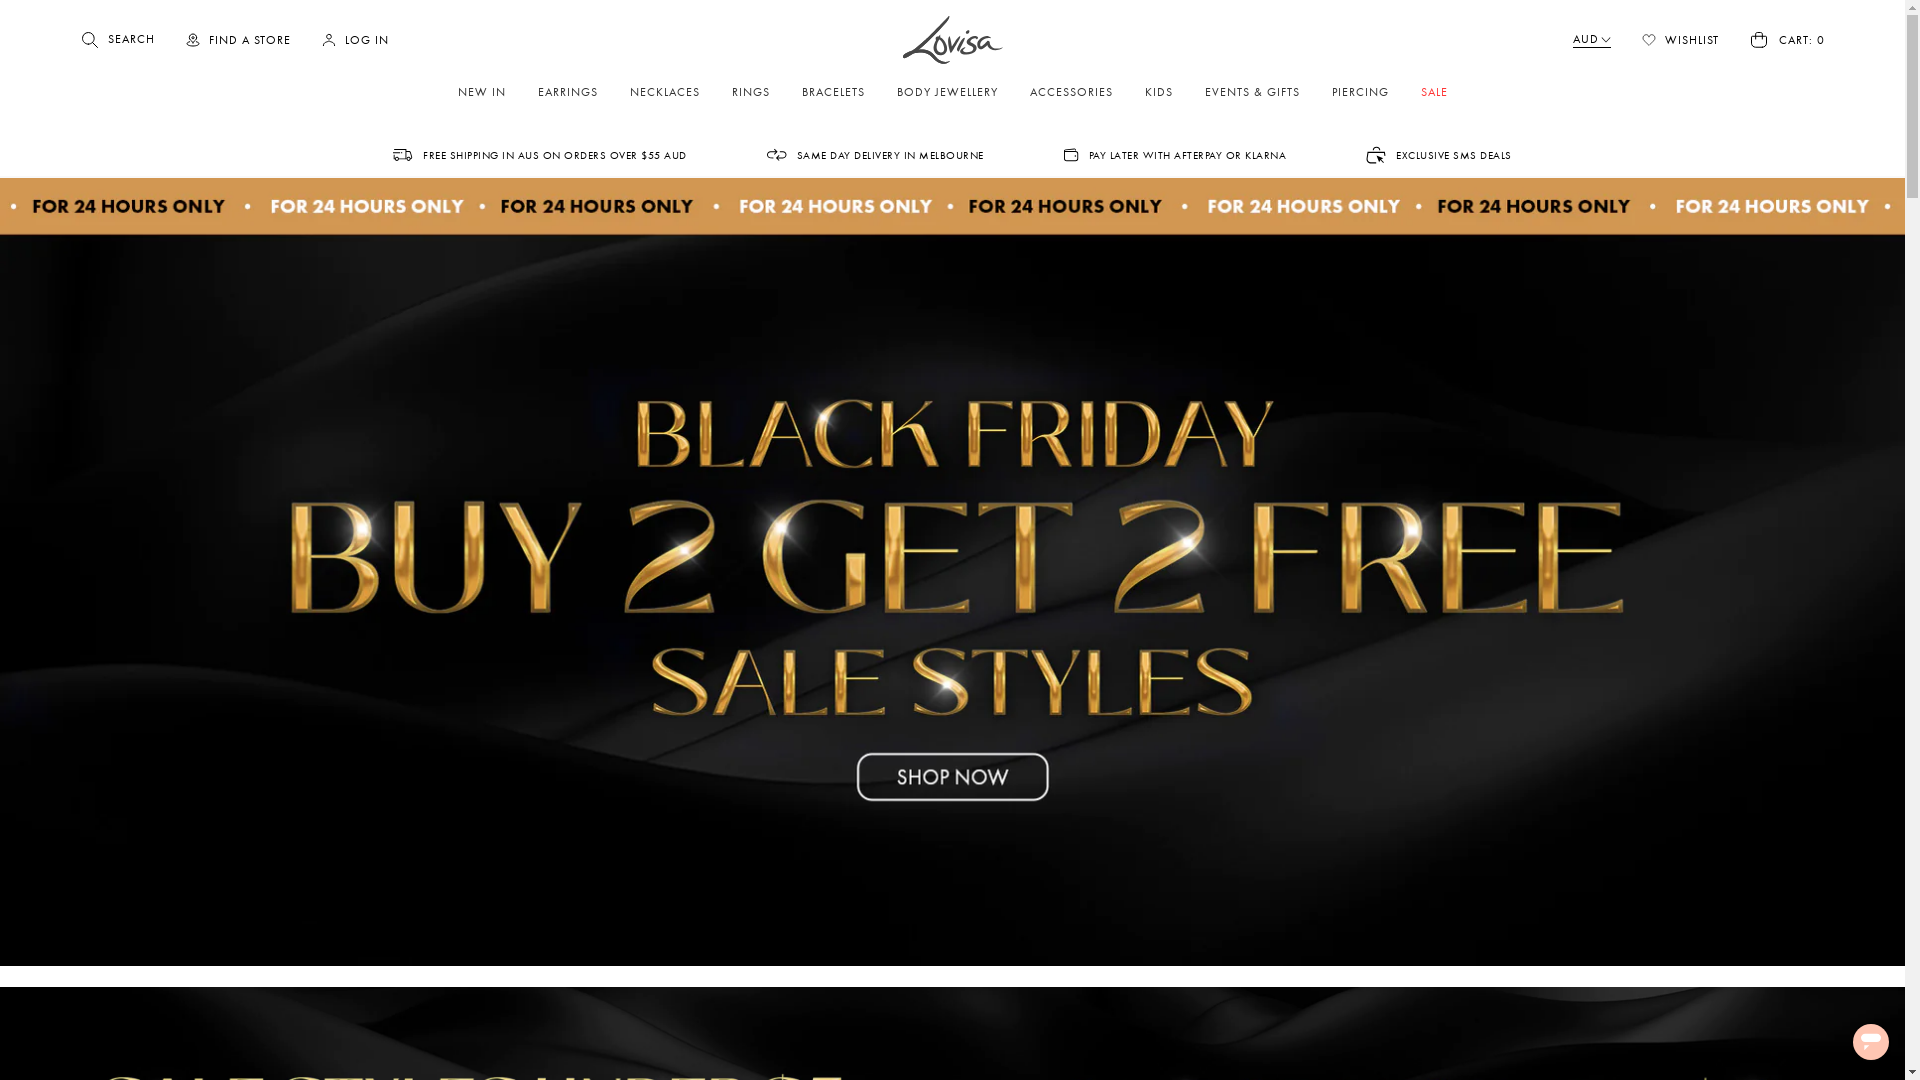 This screenshot has height=1080, width=1920. I want to click on 'PIERCING', so click(1360, 92).